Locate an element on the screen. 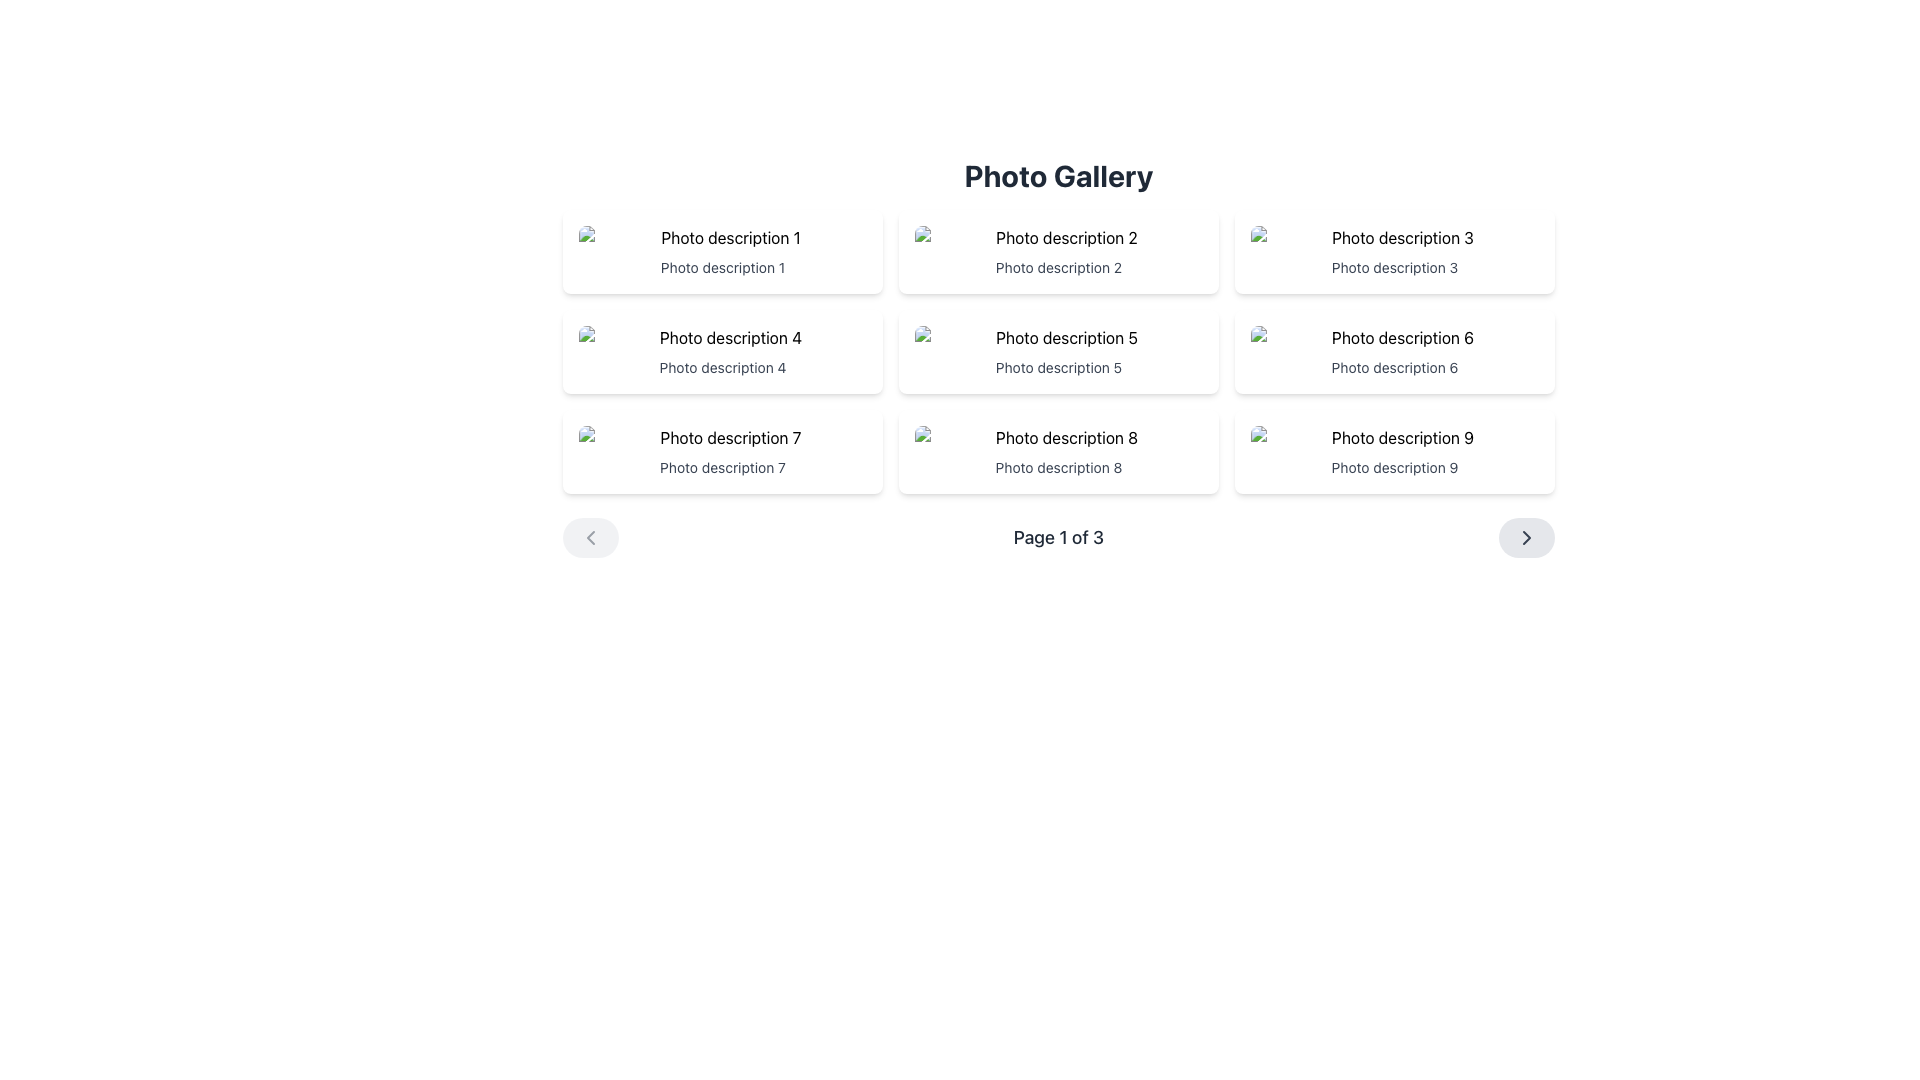  the clickable card containing an image and the text caption 'Photo description 7', which is located in the bottom row of a three-column grid layout is located at coordinates (722, 451).